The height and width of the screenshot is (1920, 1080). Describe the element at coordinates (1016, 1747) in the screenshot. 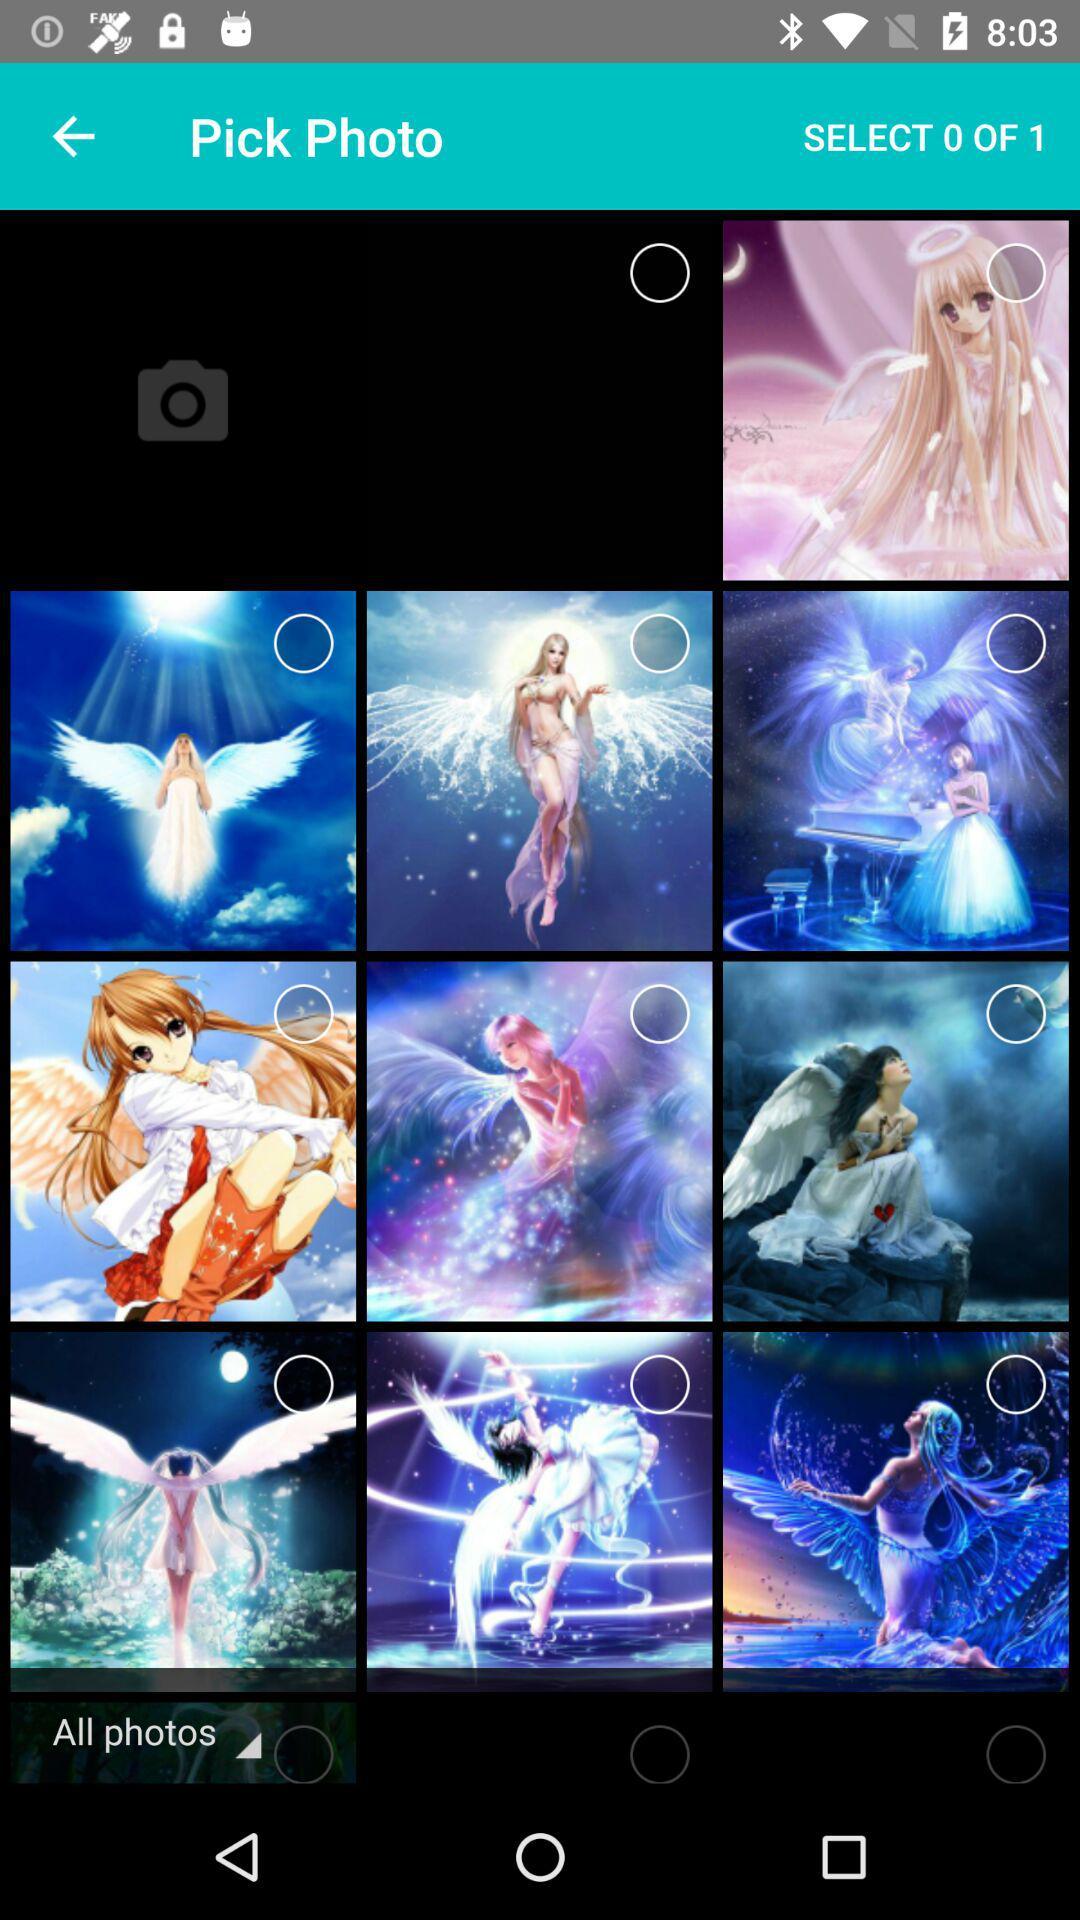

I see `serch` at that location.